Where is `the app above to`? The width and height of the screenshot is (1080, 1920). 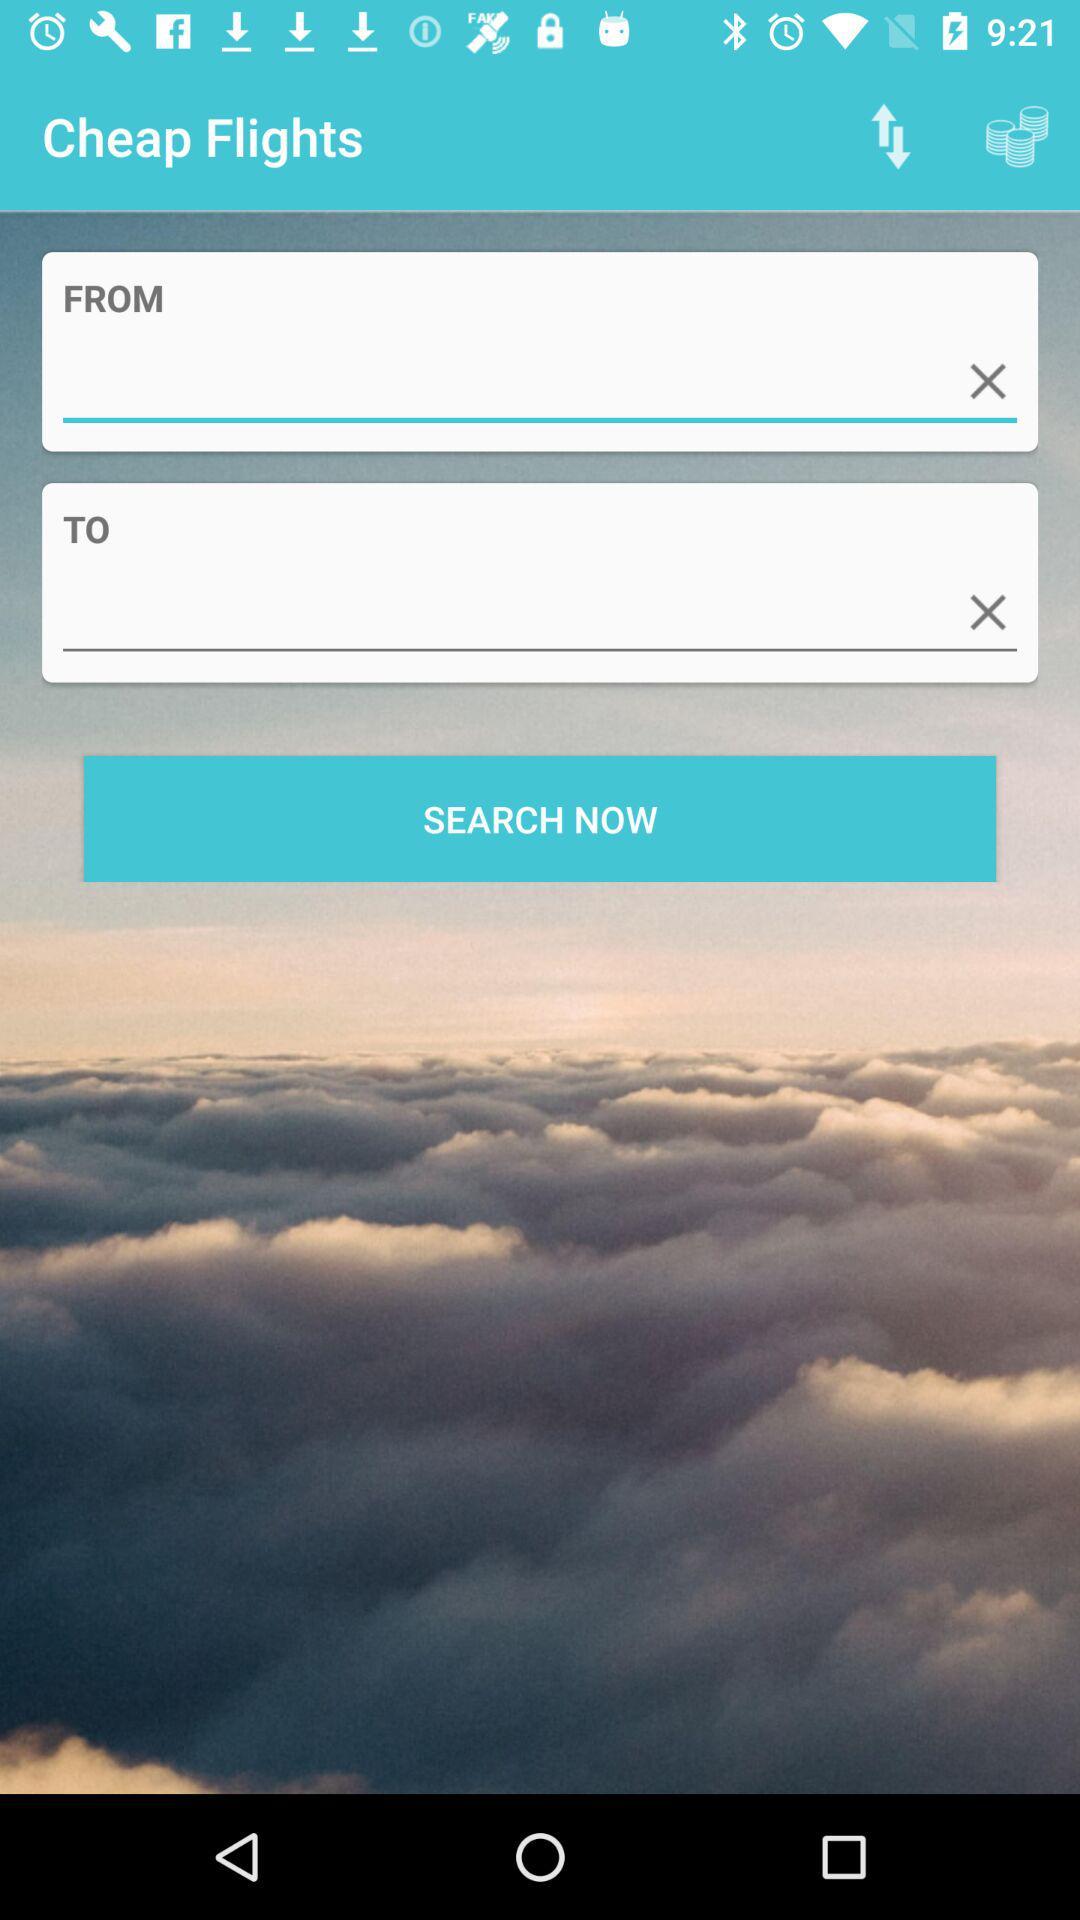 the app above to is located at coordinates (987, 381).